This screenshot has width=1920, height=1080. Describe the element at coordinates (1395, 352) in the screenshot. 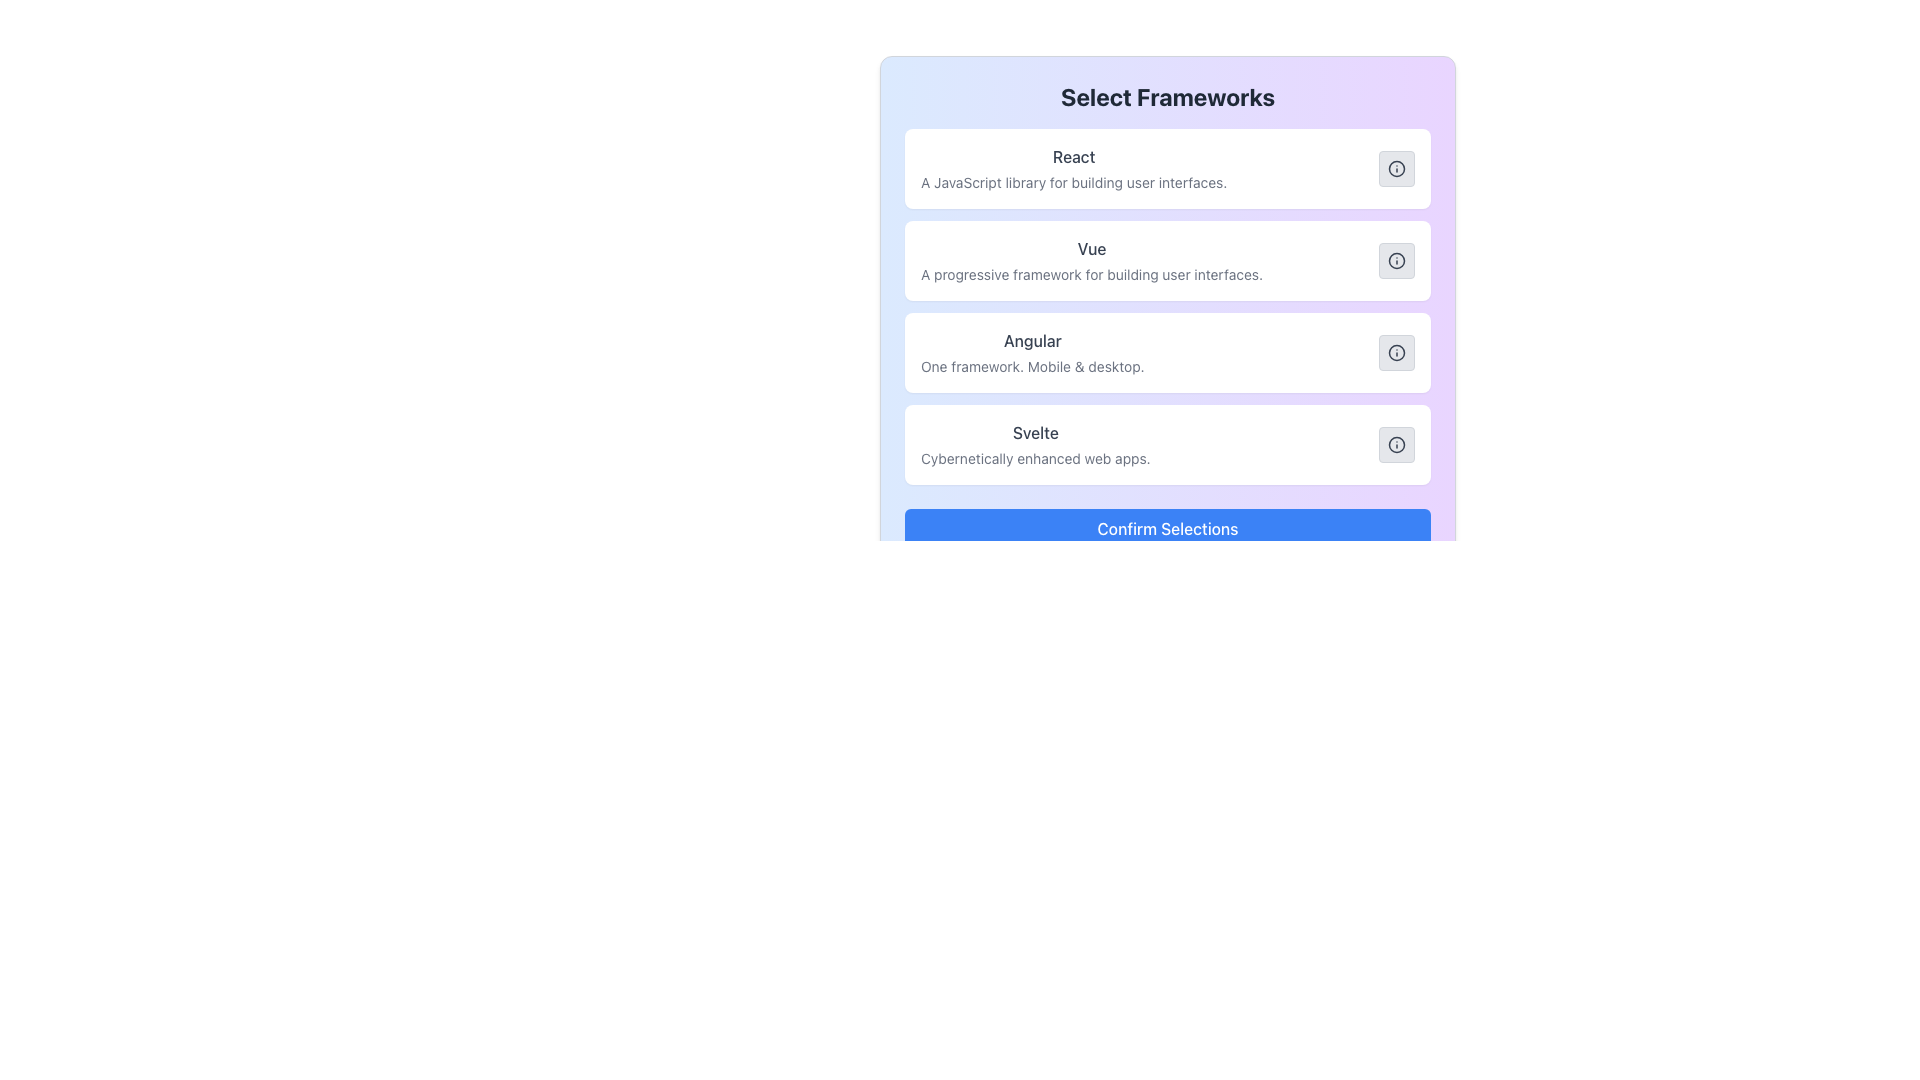

I see `the Info Icon located to the right of the 'Angular' framework option` at that location.